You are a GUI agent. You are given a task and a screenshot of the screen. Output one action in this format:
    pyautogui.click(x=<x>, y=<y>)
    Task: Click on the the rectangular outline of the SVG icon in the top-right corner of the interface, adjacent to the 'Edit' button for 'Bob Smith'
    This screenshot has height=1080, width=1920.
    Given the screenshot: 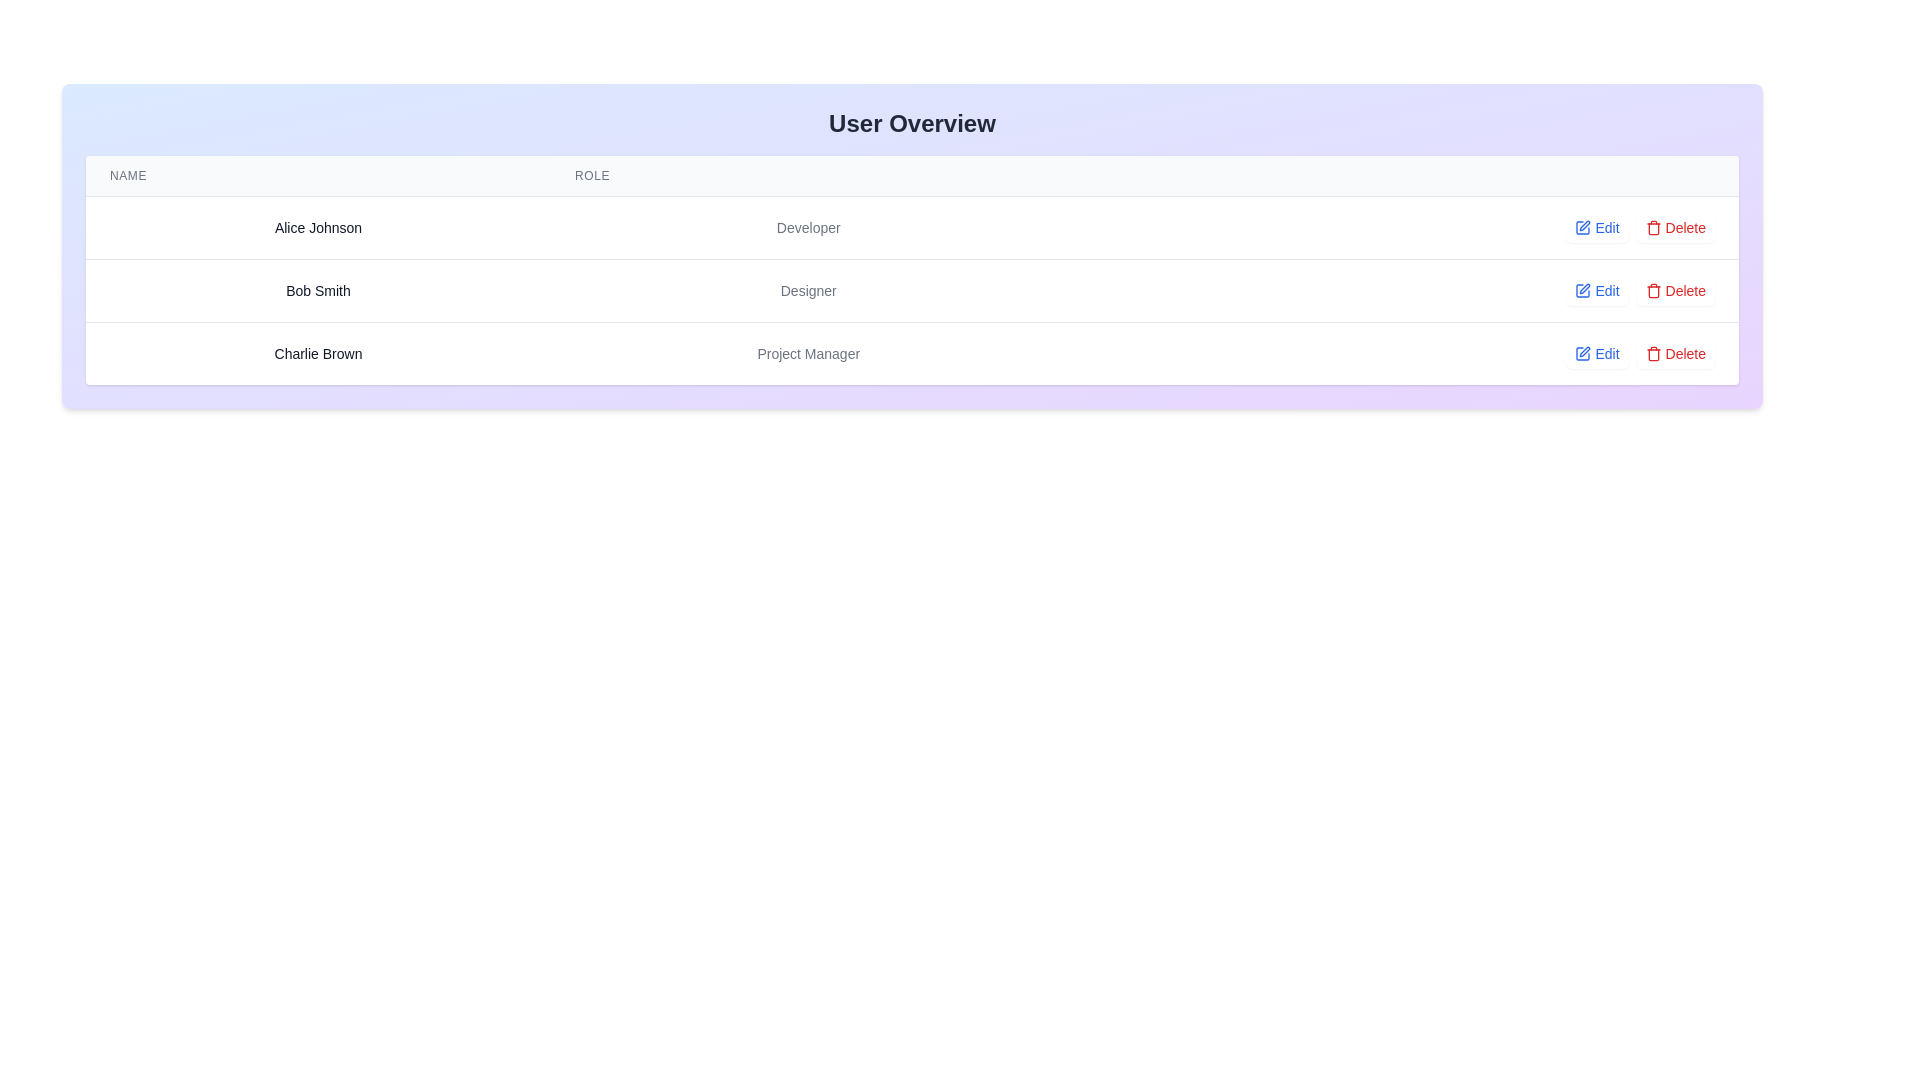 What is the action you would take?
    pyautogui.click(x=1582, y=290)
    